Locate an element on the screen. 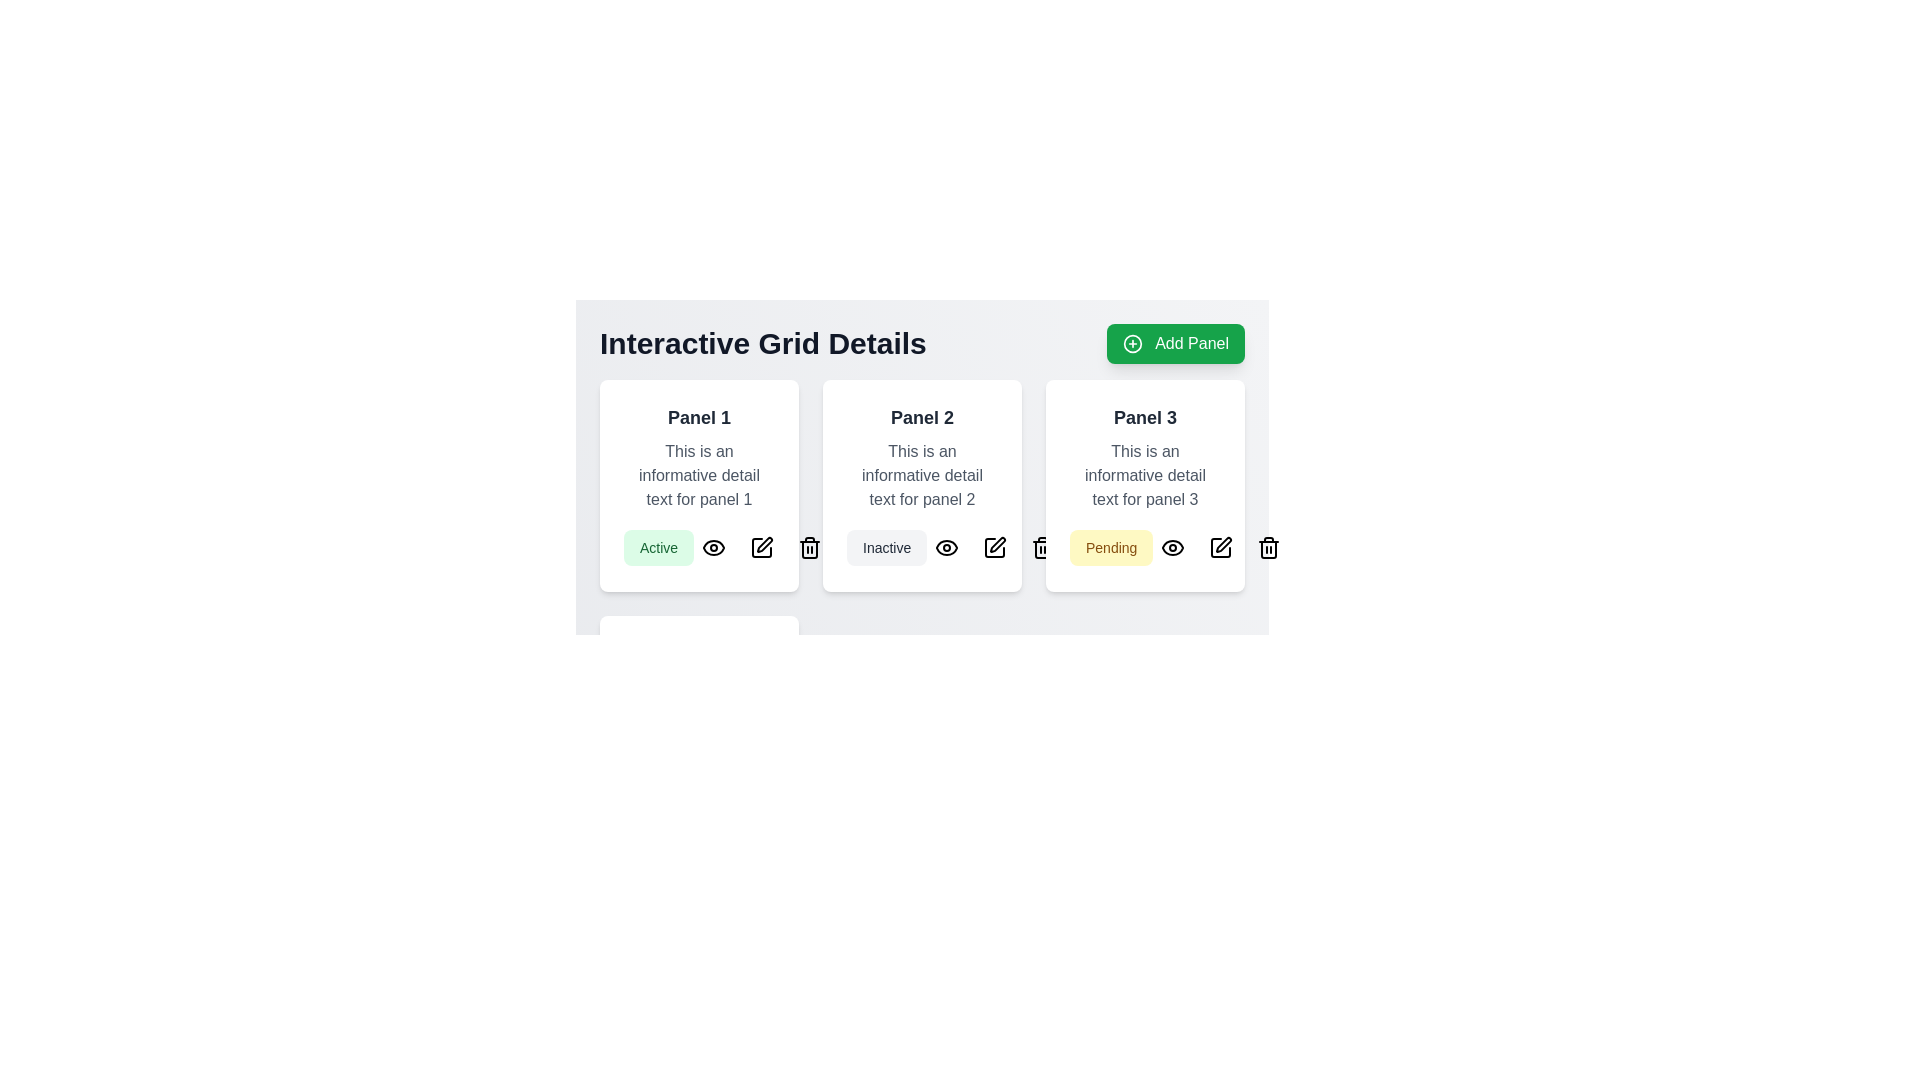  the editing button located in the middle of a row of three icons beneath the 'Panel 2' card, which is the second icon from the left, positioned between the eye icon and the trash bin icon is located at coordinates (995, 547).